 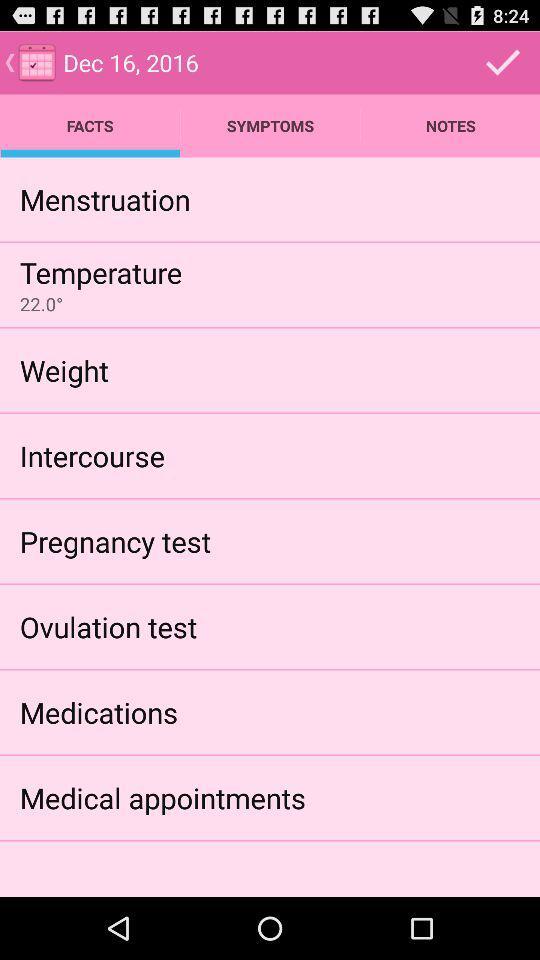 I want to click on the app below the ovulation test app, so click(x=97, y=712).